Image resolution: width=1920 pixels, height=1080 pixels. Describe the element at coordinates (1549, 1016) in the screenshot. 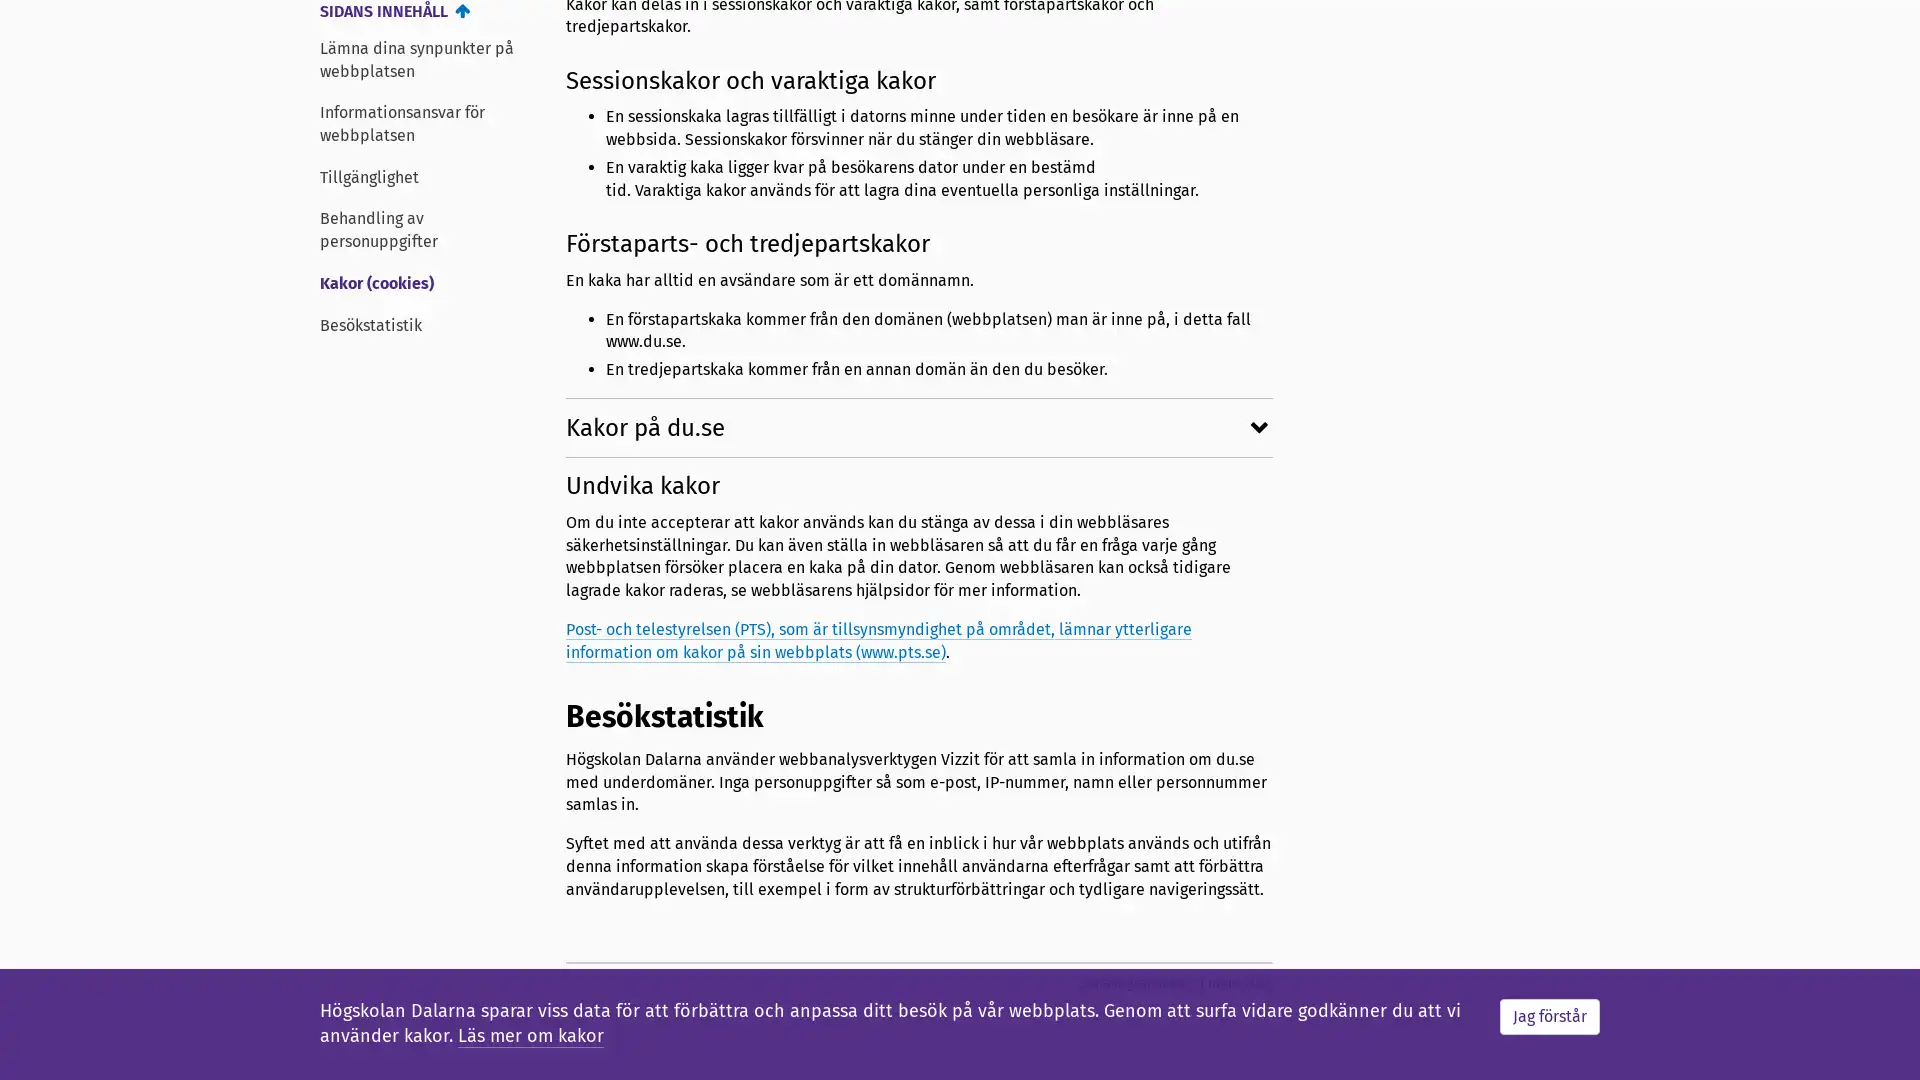

I see `Jag forstar` at that location.